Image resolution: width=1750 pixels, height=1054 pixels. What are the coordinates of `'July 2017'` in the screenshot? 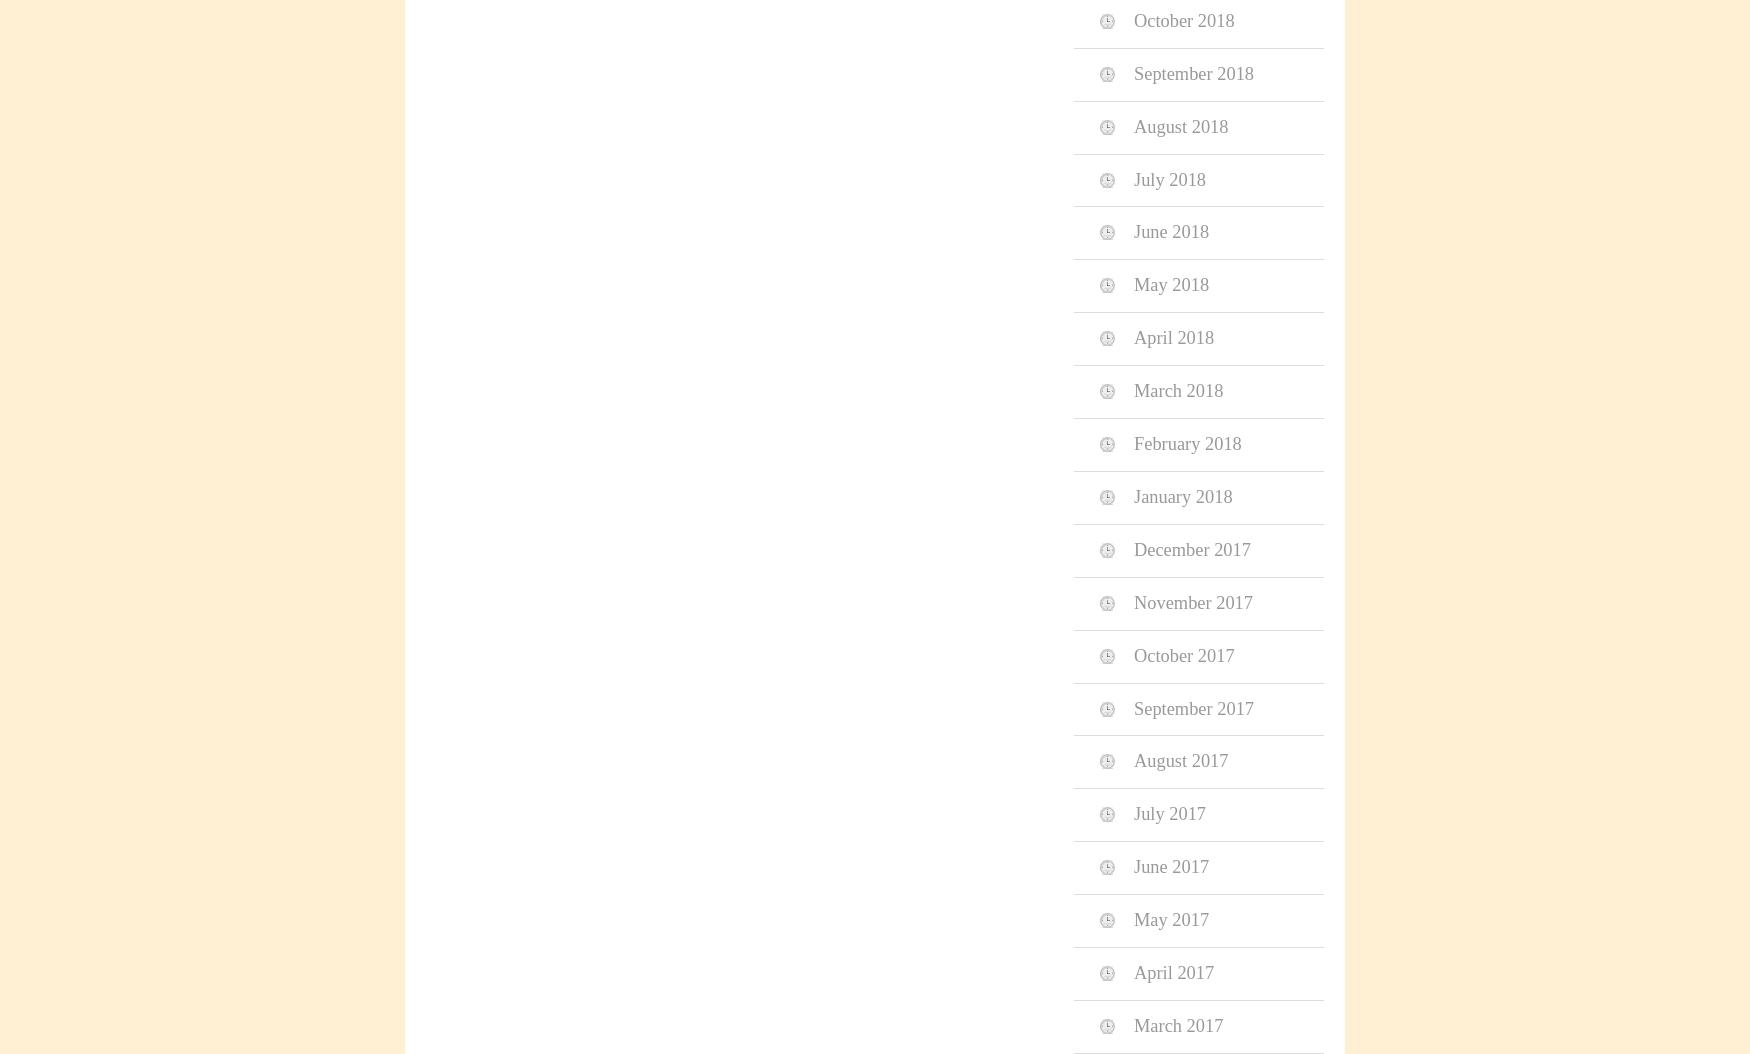 It's located at (1133, 813).